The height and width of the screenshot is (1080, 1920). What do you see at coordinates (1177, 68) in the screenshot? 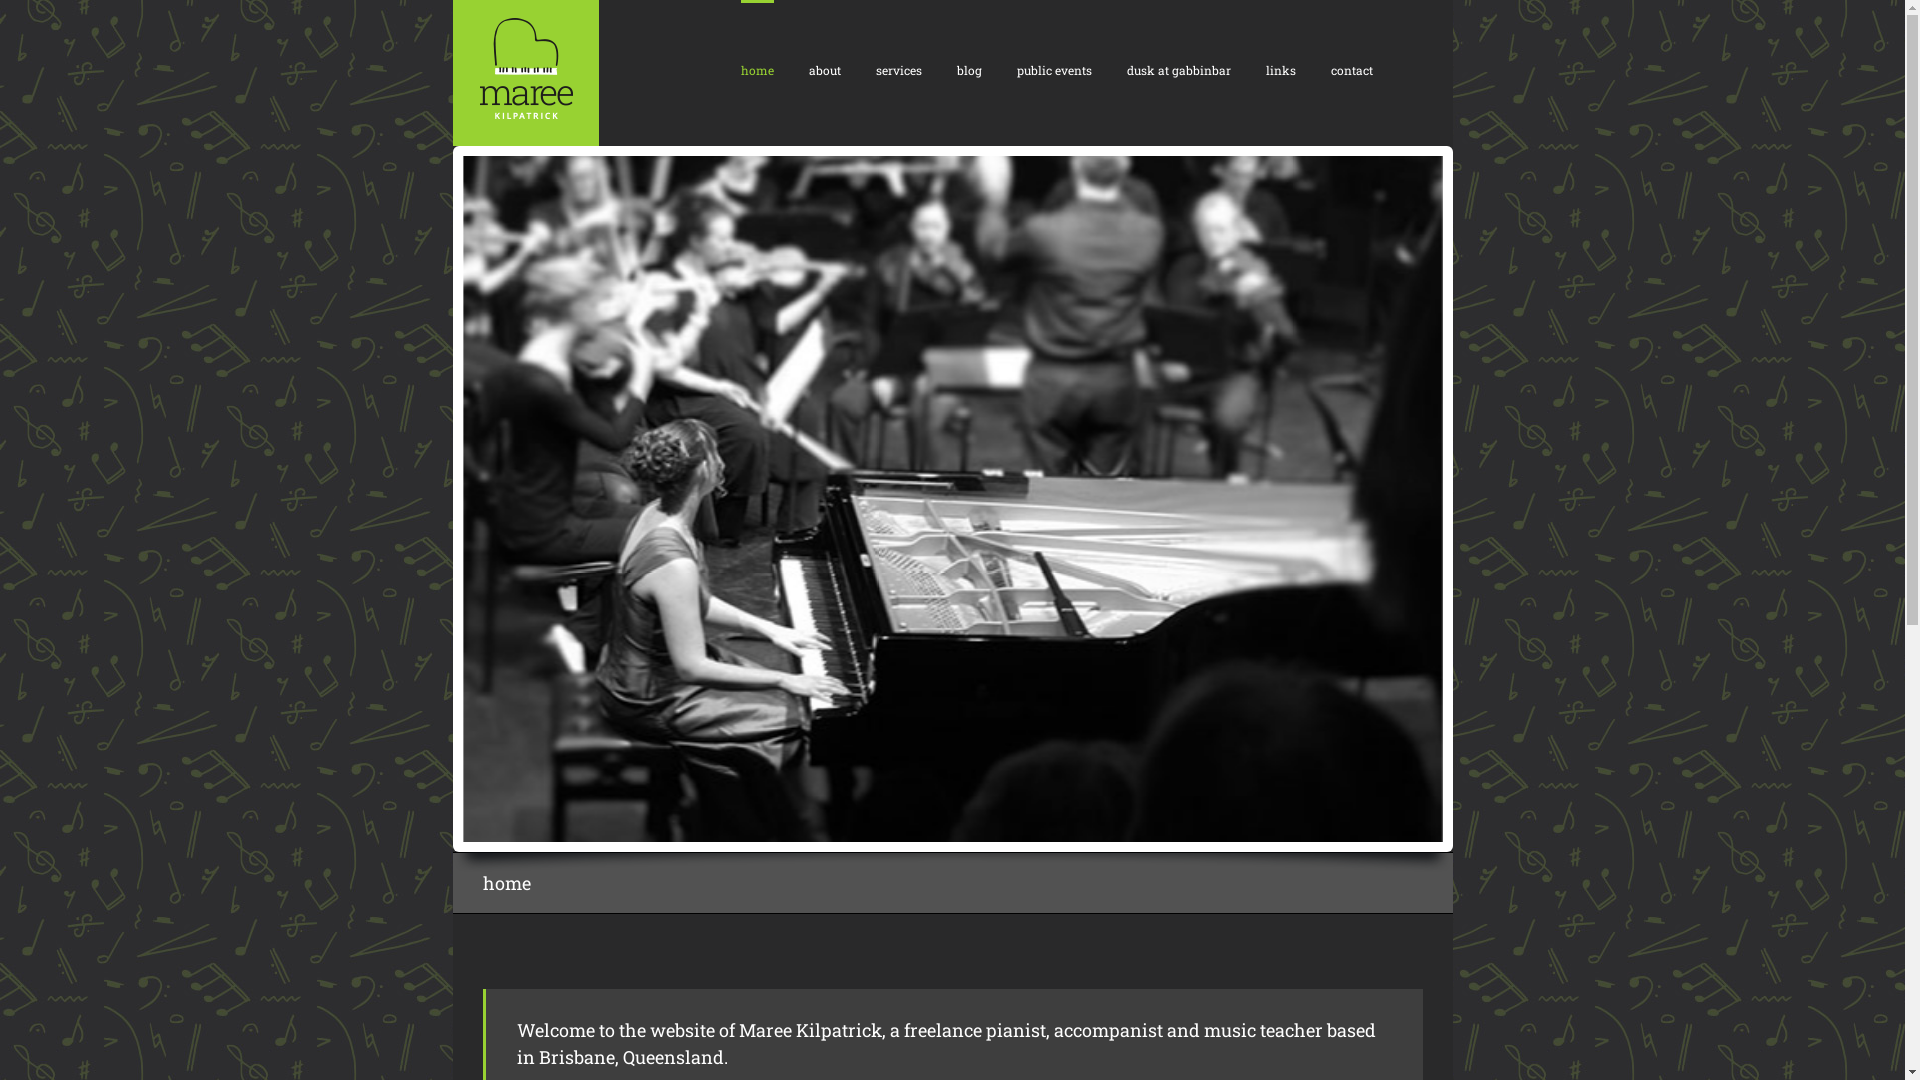
I see `'dusk at gabbinbar'` at bounding box center [1177, 68].